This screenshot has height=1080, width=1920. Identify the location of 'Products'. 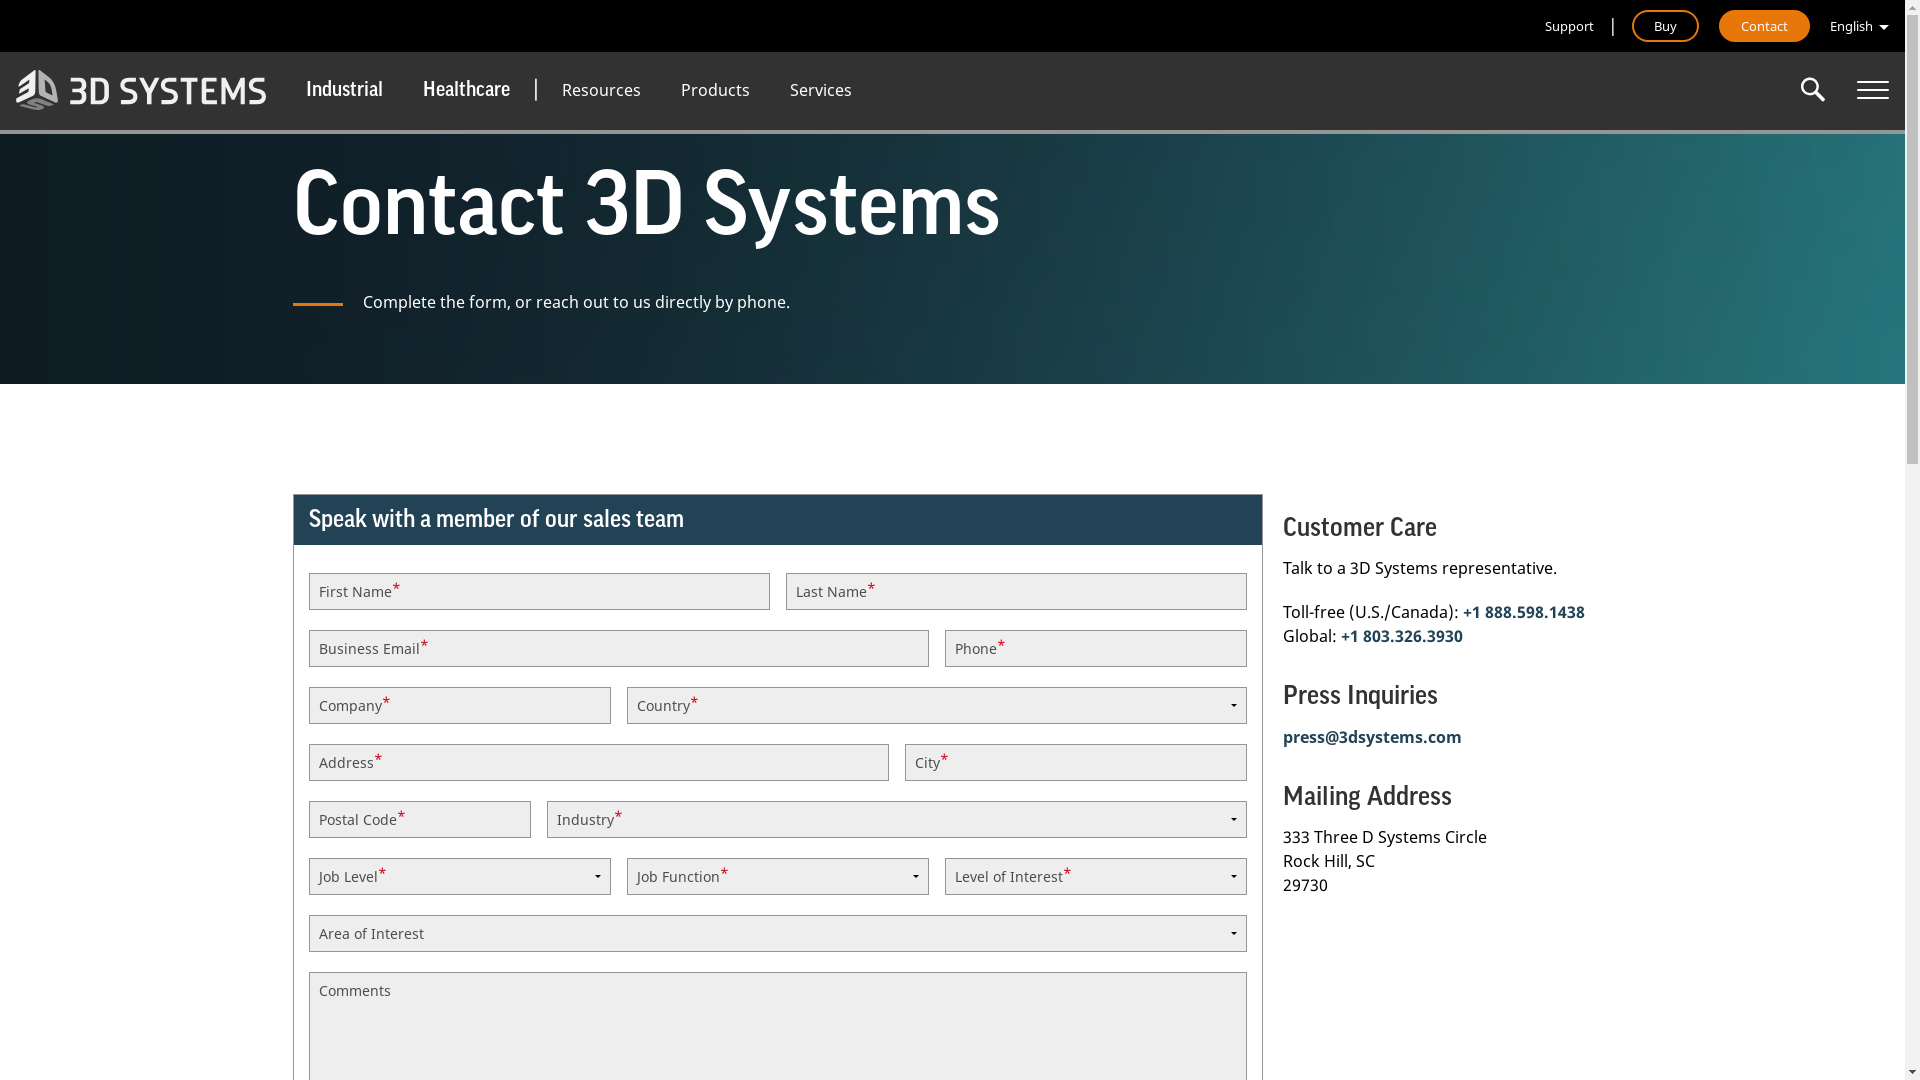
(715, 88).